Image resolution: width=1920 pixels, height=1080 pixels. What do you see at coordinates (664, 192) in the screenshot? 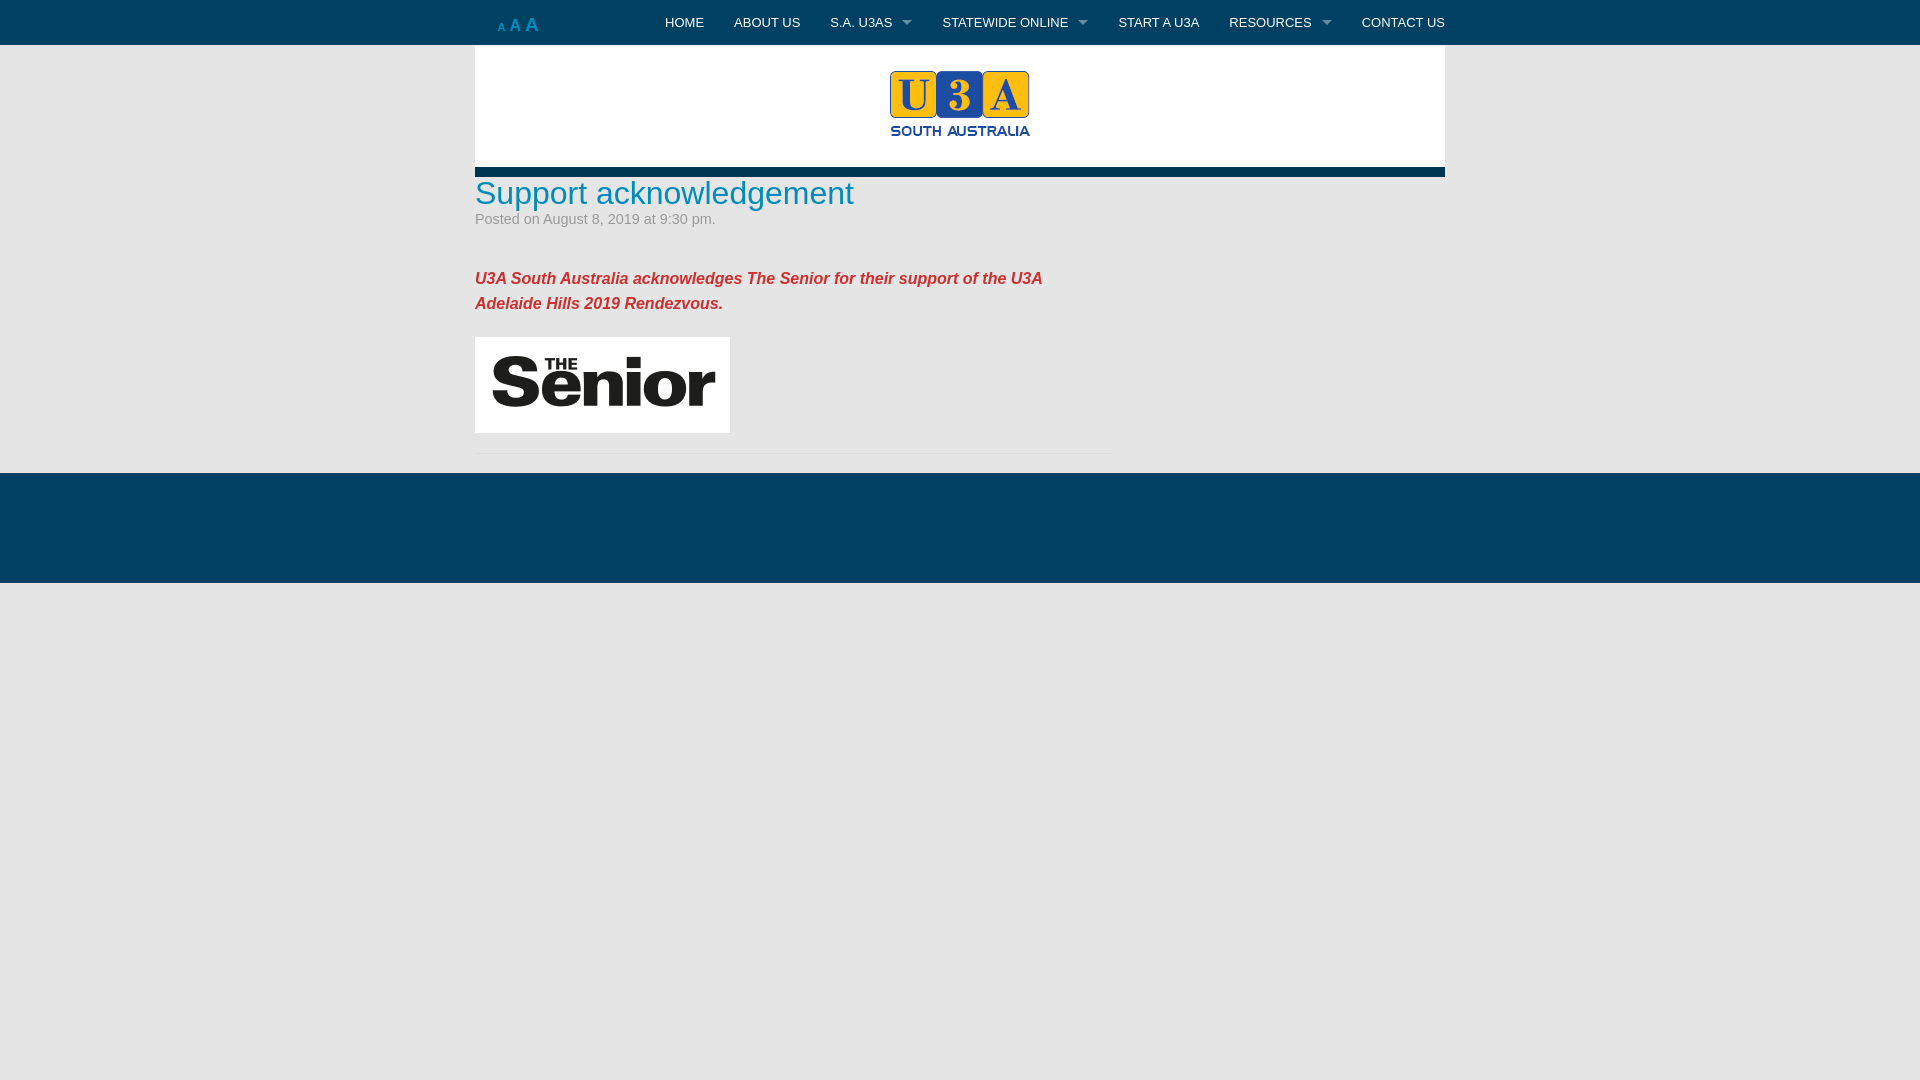
I see `'Support acknowledgement'` at bounding box center [664, 192].